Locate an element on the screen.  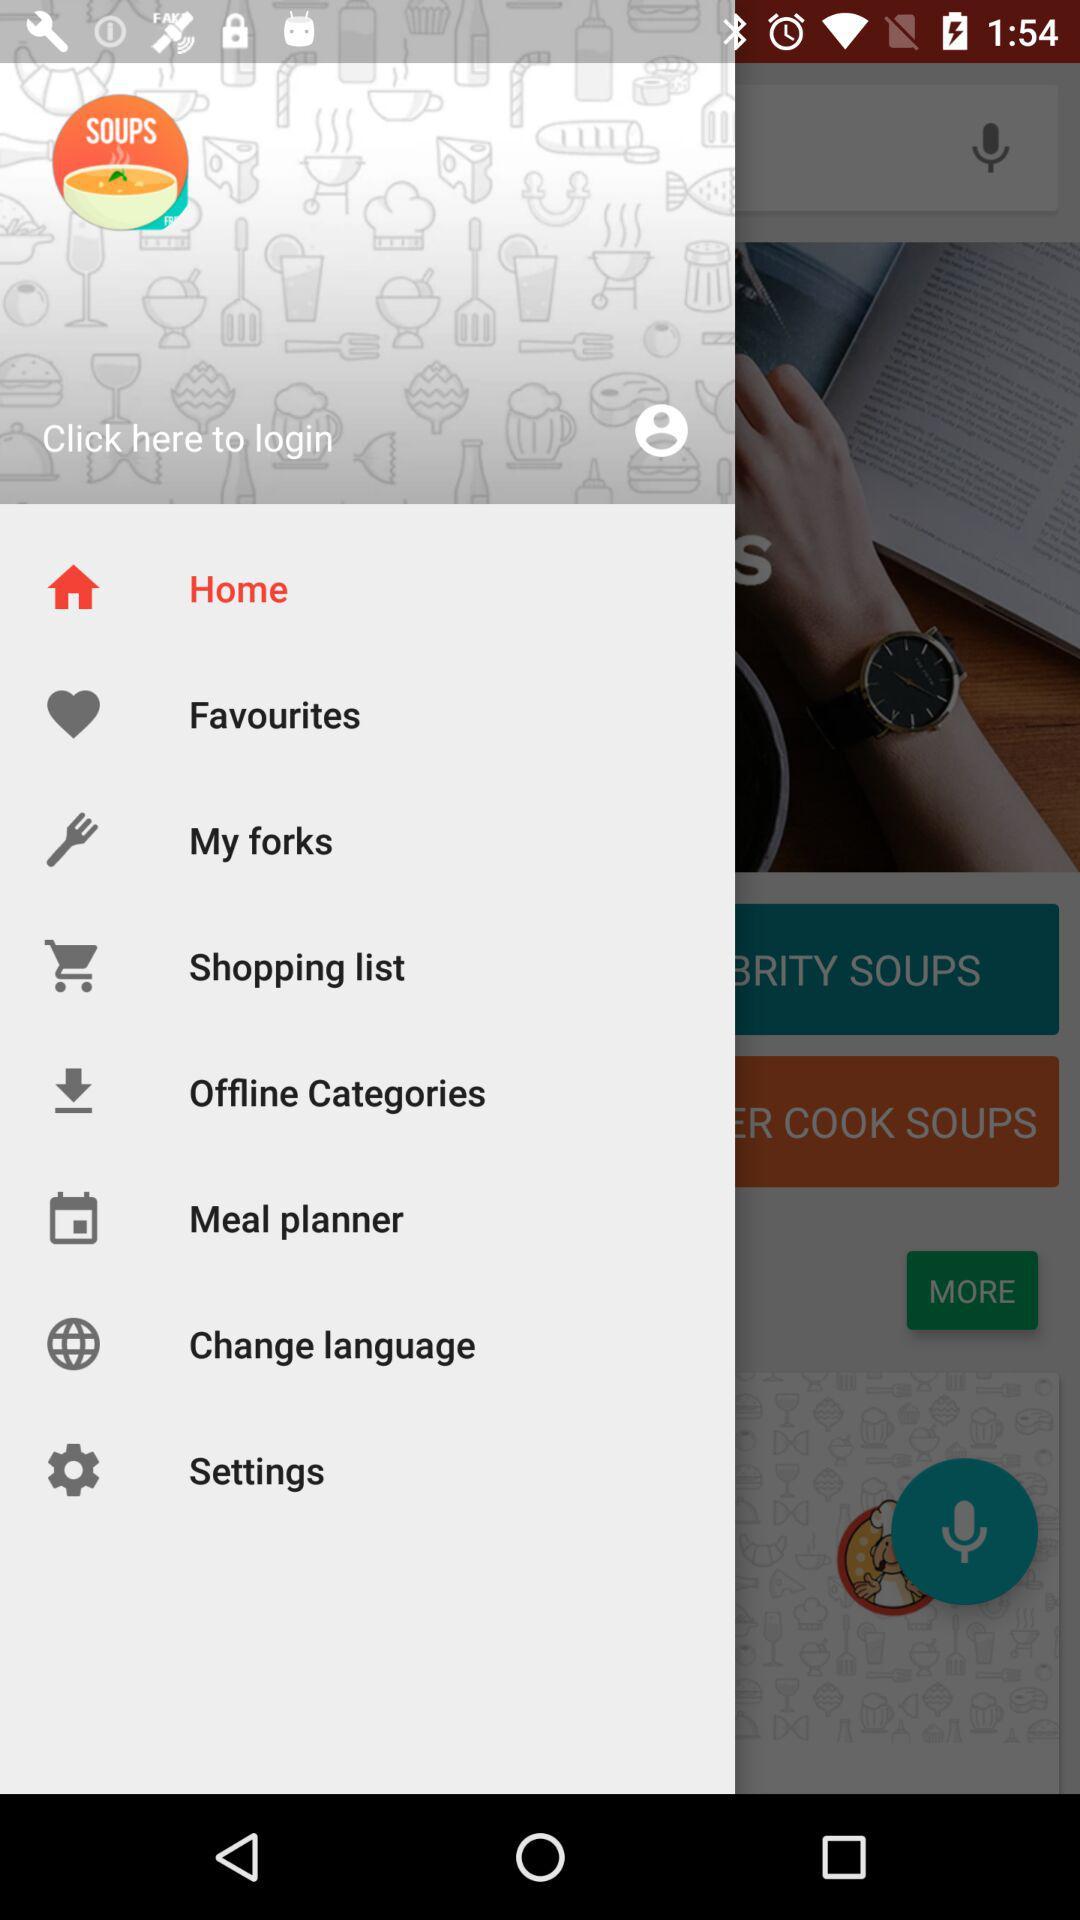
the microphone icon is located at coordinates (963, 1530).